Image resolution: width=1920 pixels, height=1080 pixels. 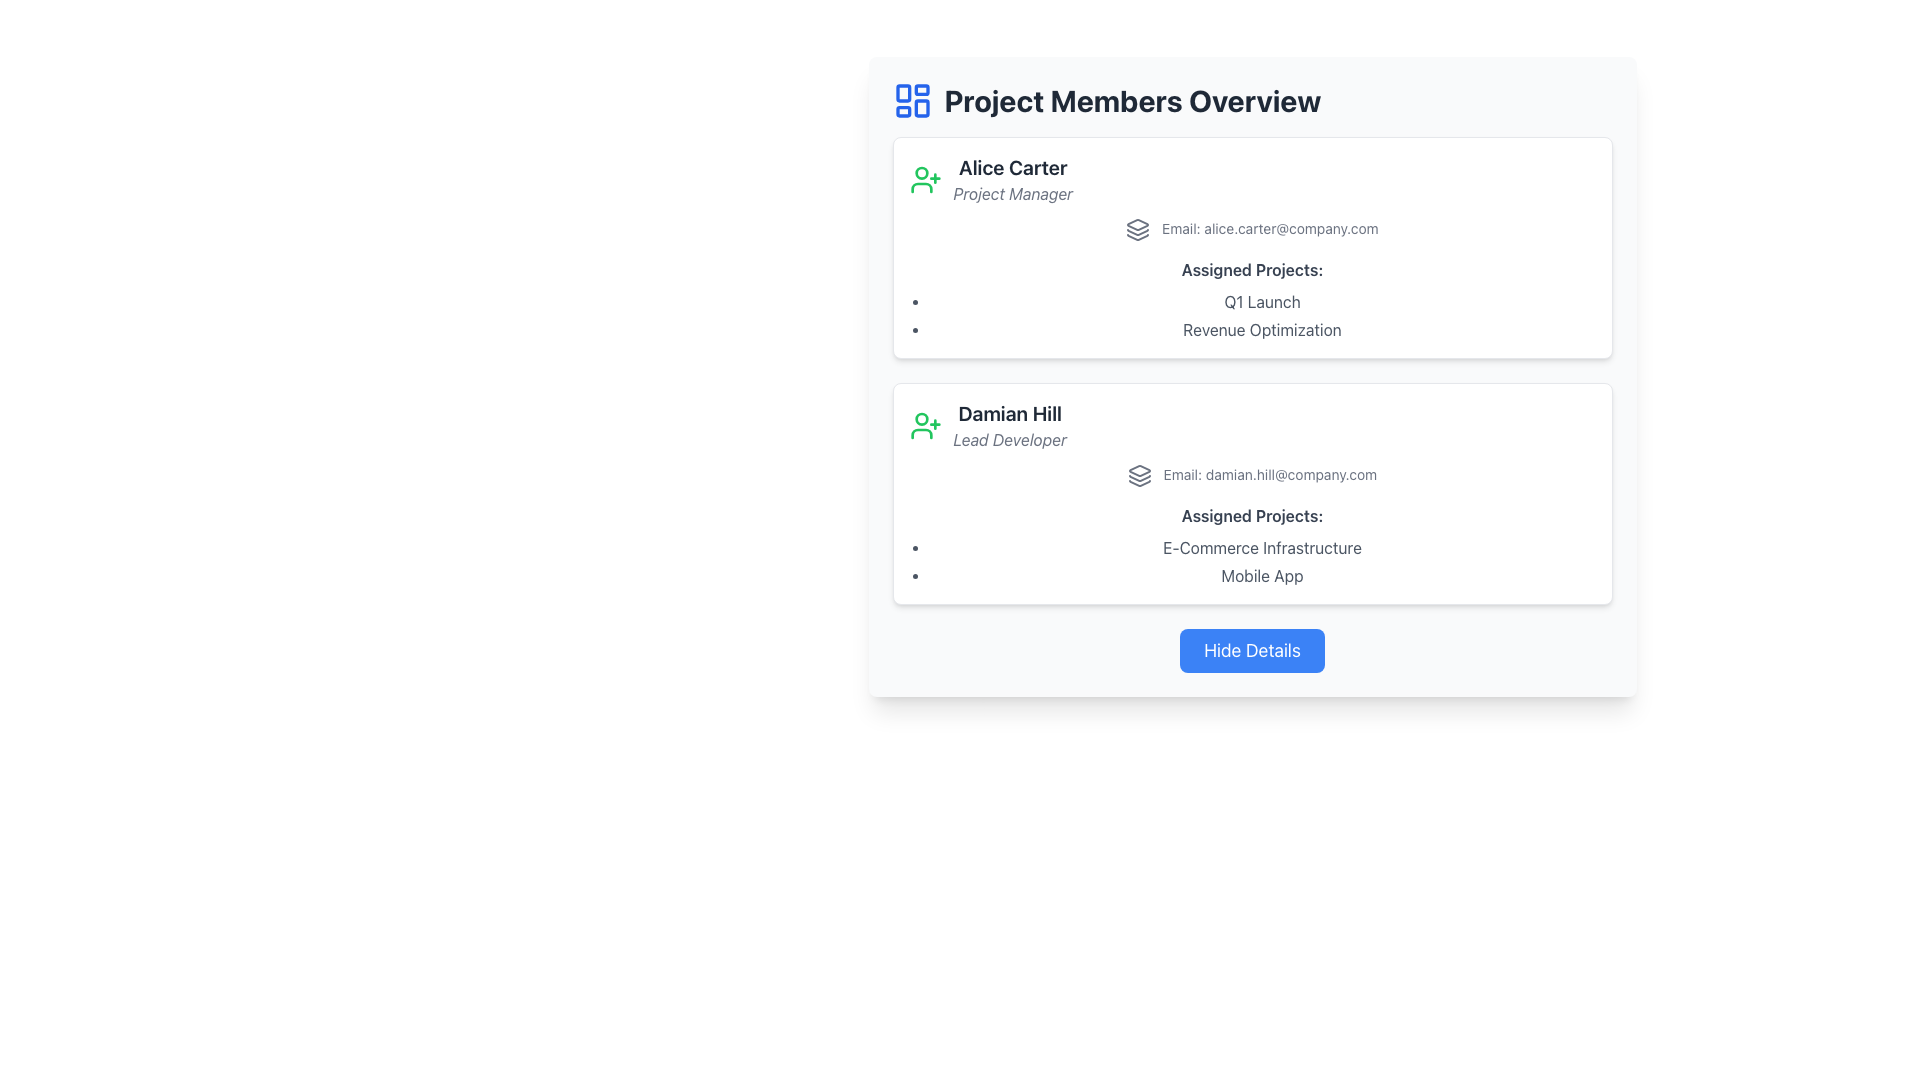 I want to click on to select the first project member's information card located in the 'Project Members Overview' section, so click(x=1251, y=246).